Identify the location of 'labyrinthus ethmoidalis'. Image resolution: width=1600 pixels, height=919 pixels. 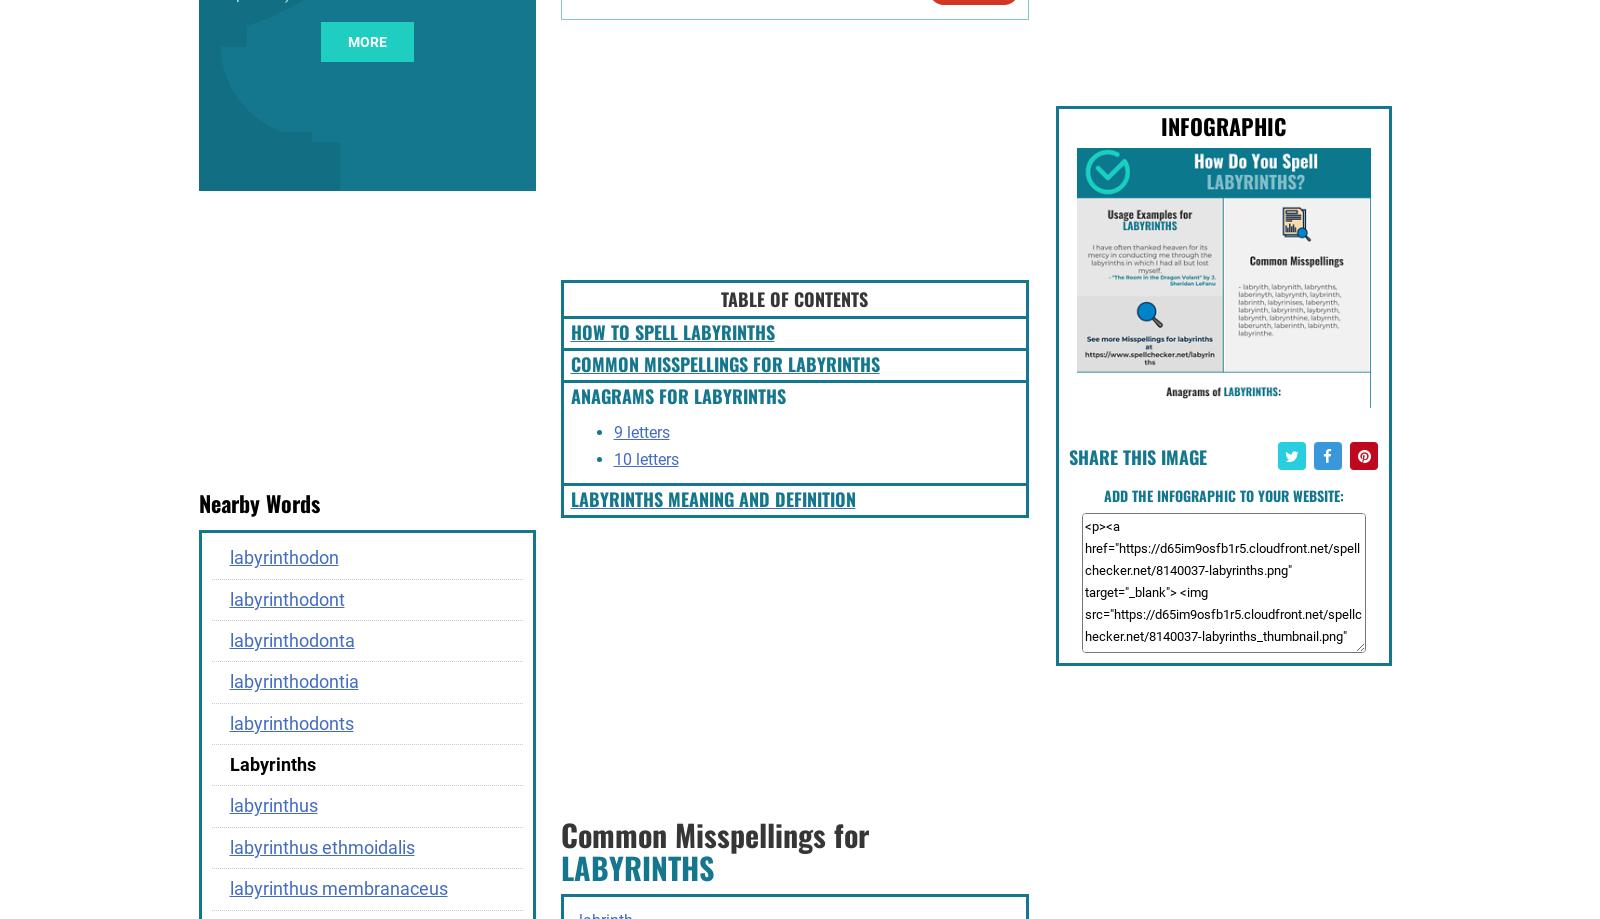
(321, 845).